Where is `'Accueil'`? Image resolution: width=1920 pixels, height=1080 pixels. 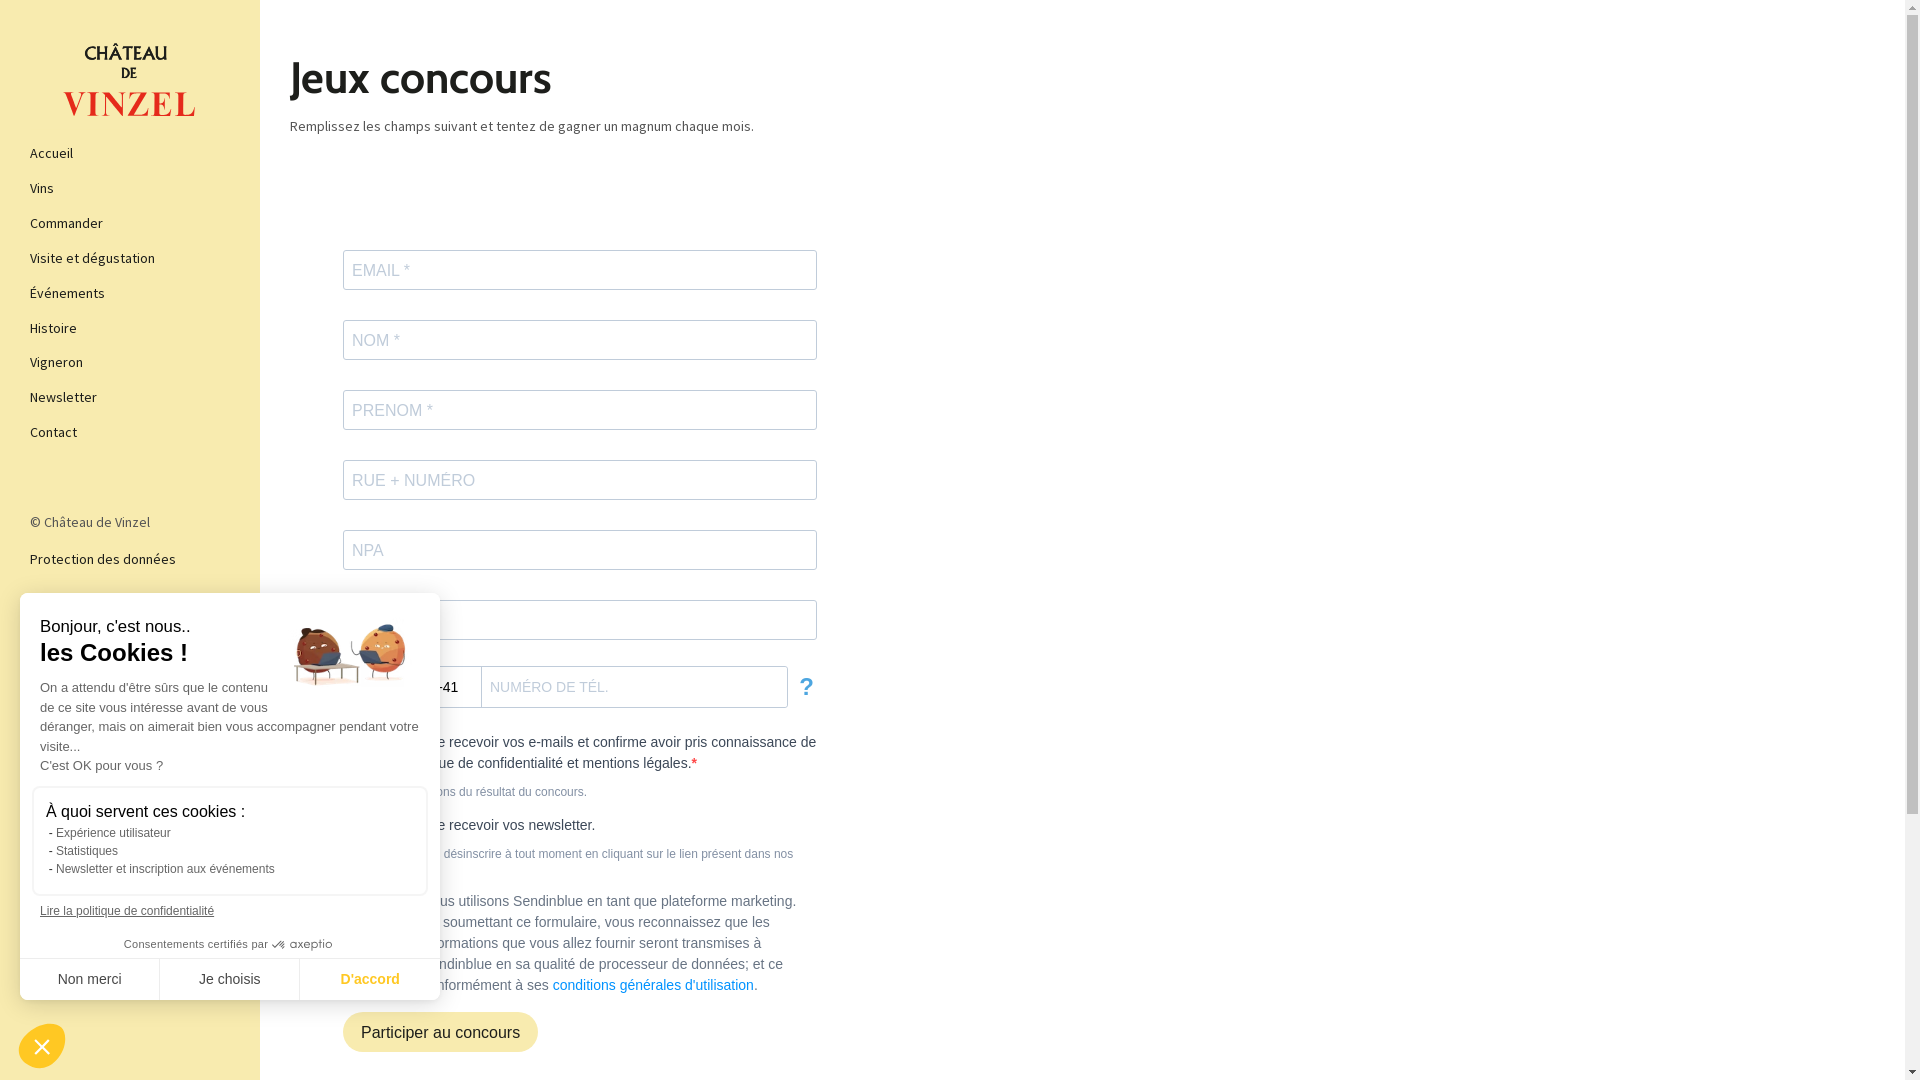
'Accueil' is located at coordinates (29, 152).